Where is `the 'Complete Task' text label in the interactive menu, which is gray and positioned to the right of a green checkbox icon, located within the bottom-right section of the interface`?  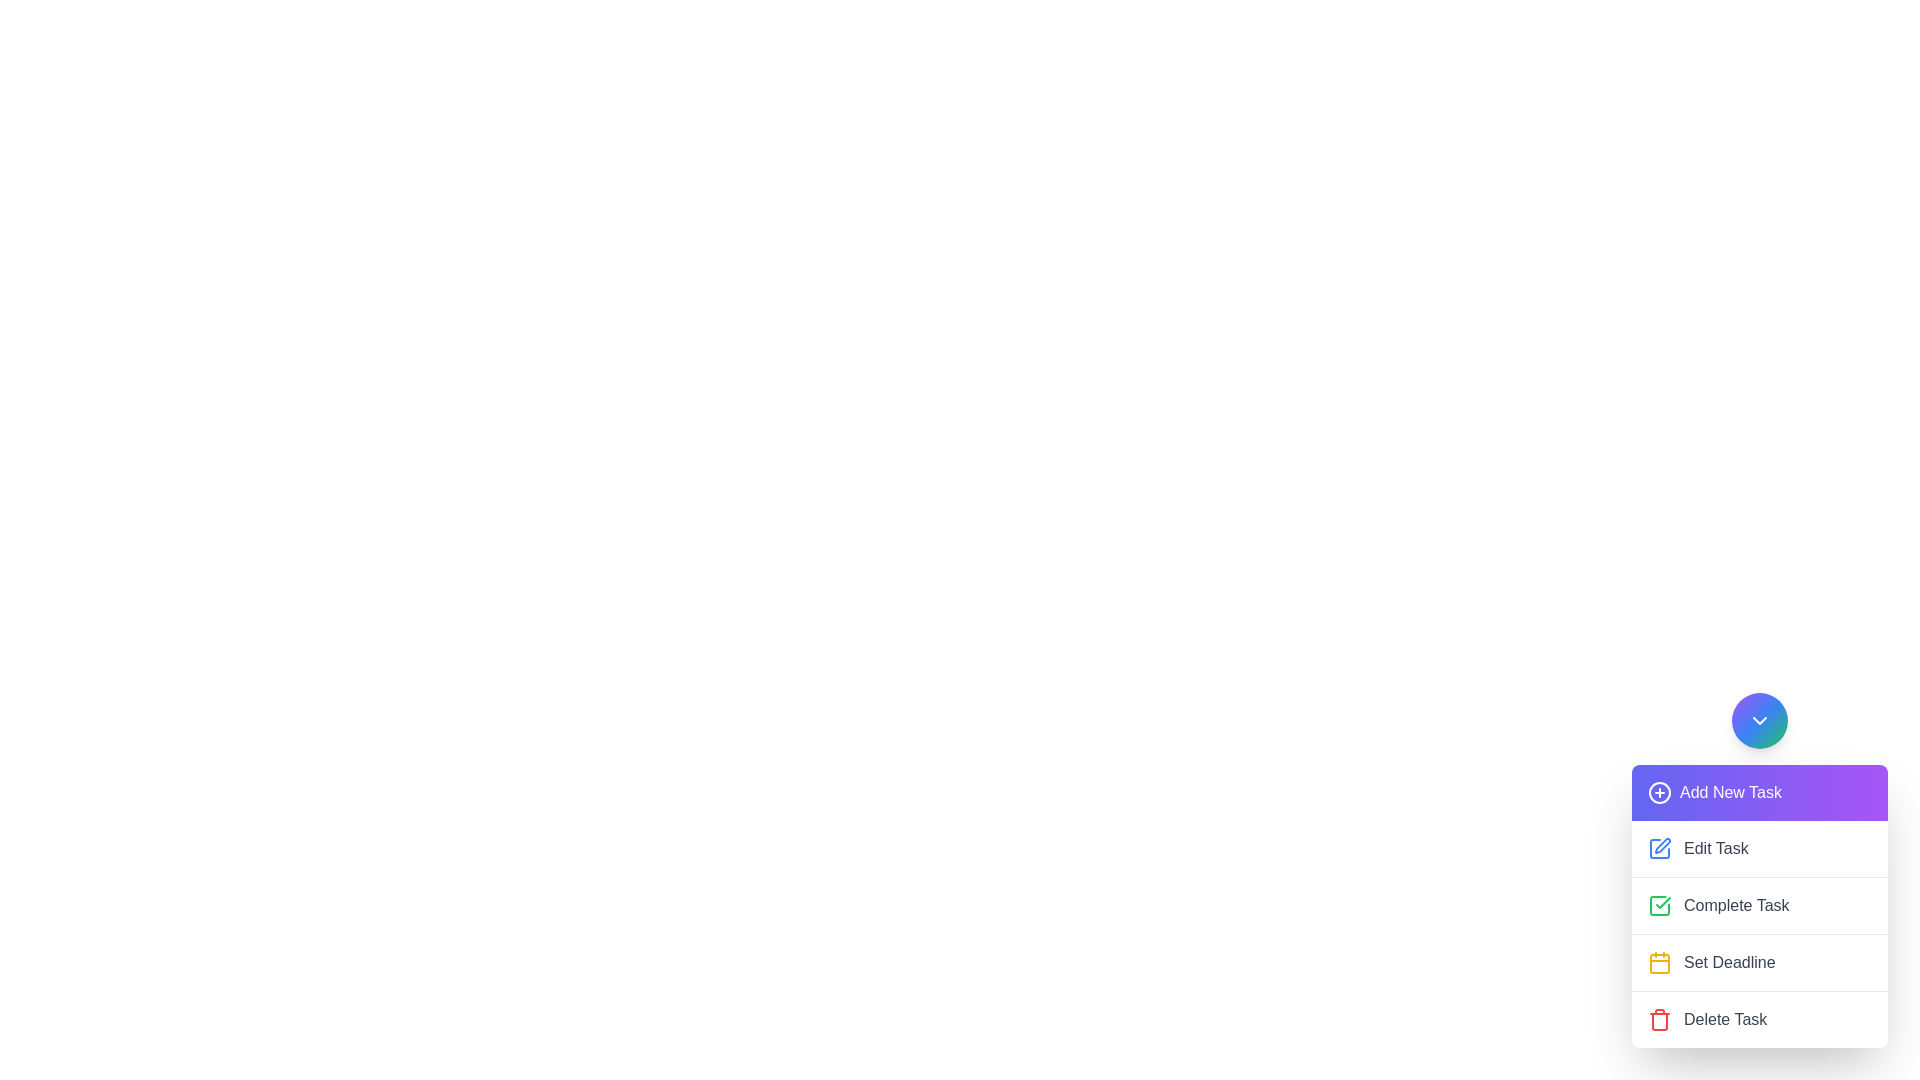 the 'Complete Task' text label in the interactive menu, which is gray and positioned to the right of a green checkbox icon, located within the bottom-right section of the interface is located at coordinates (1735, 906).